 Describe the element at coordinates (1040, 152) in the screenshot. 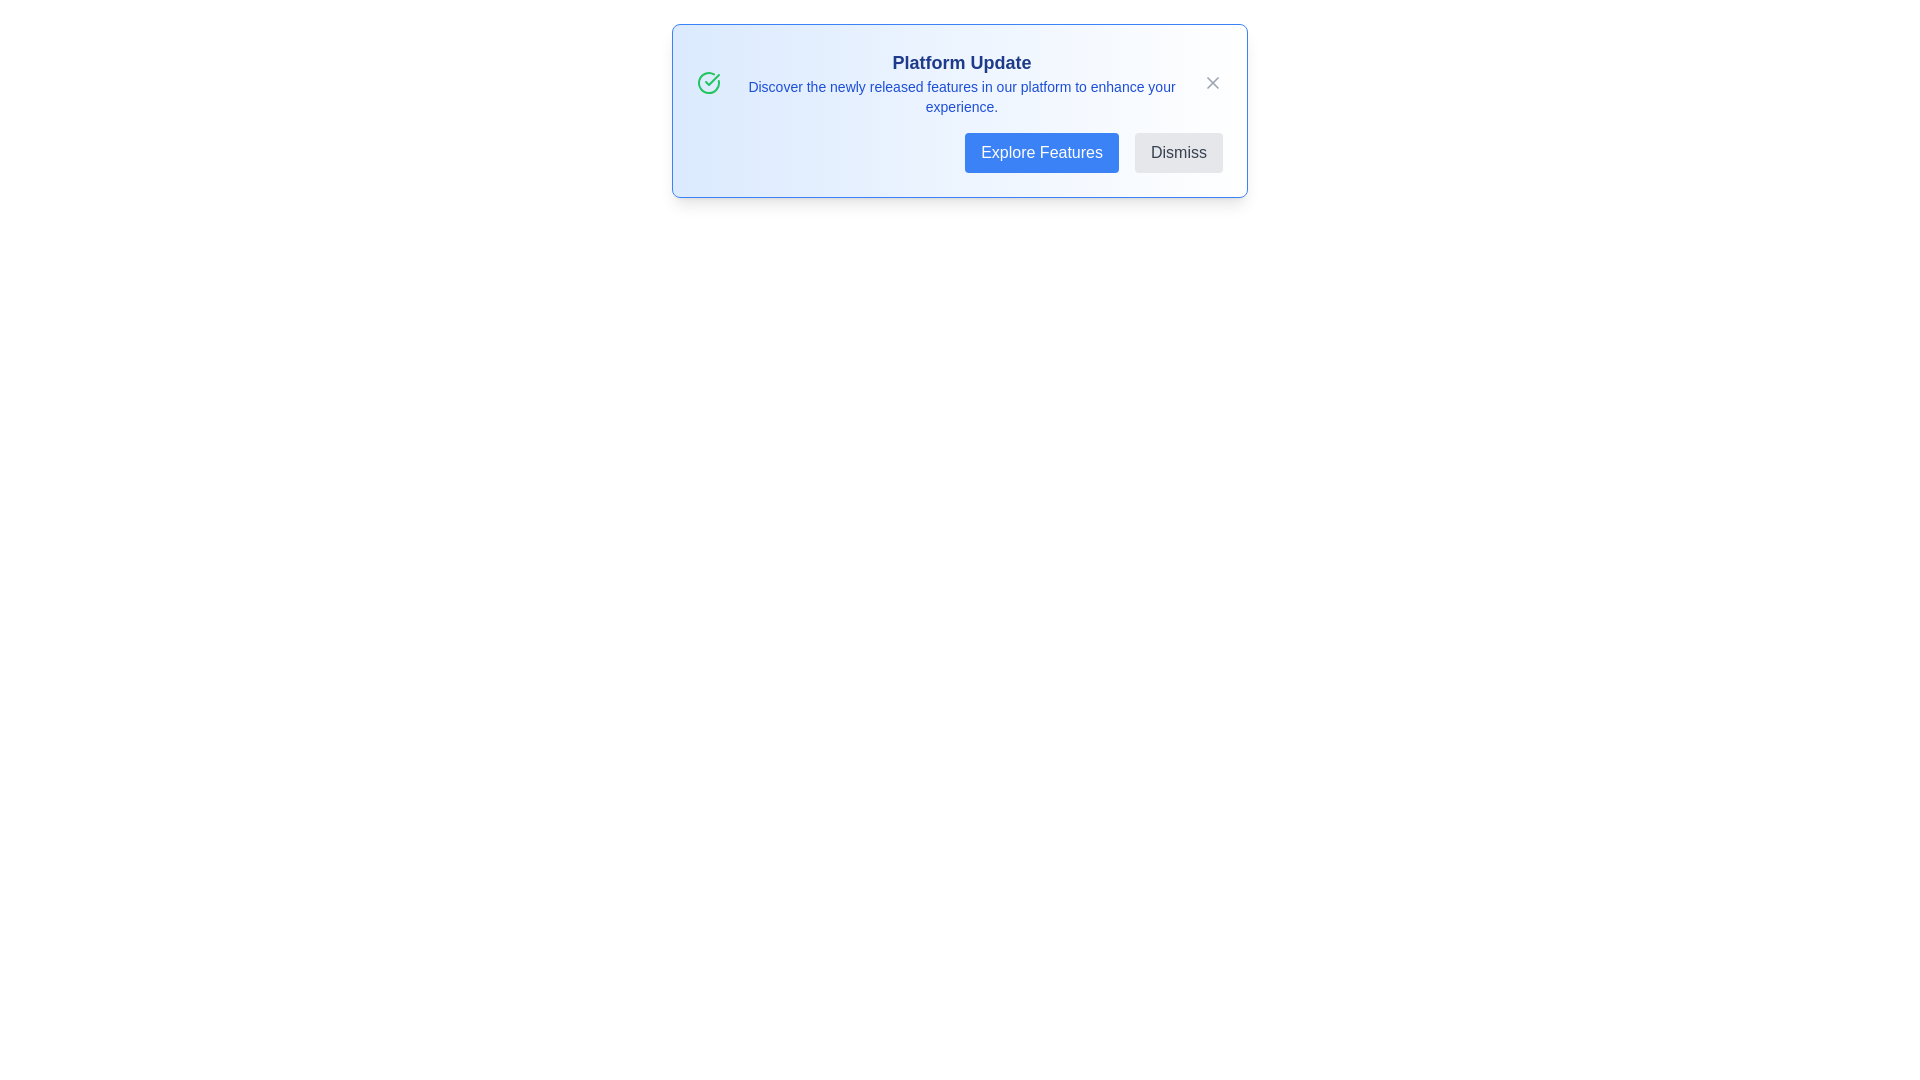

I see `the 'Explore Features' button` at that location.